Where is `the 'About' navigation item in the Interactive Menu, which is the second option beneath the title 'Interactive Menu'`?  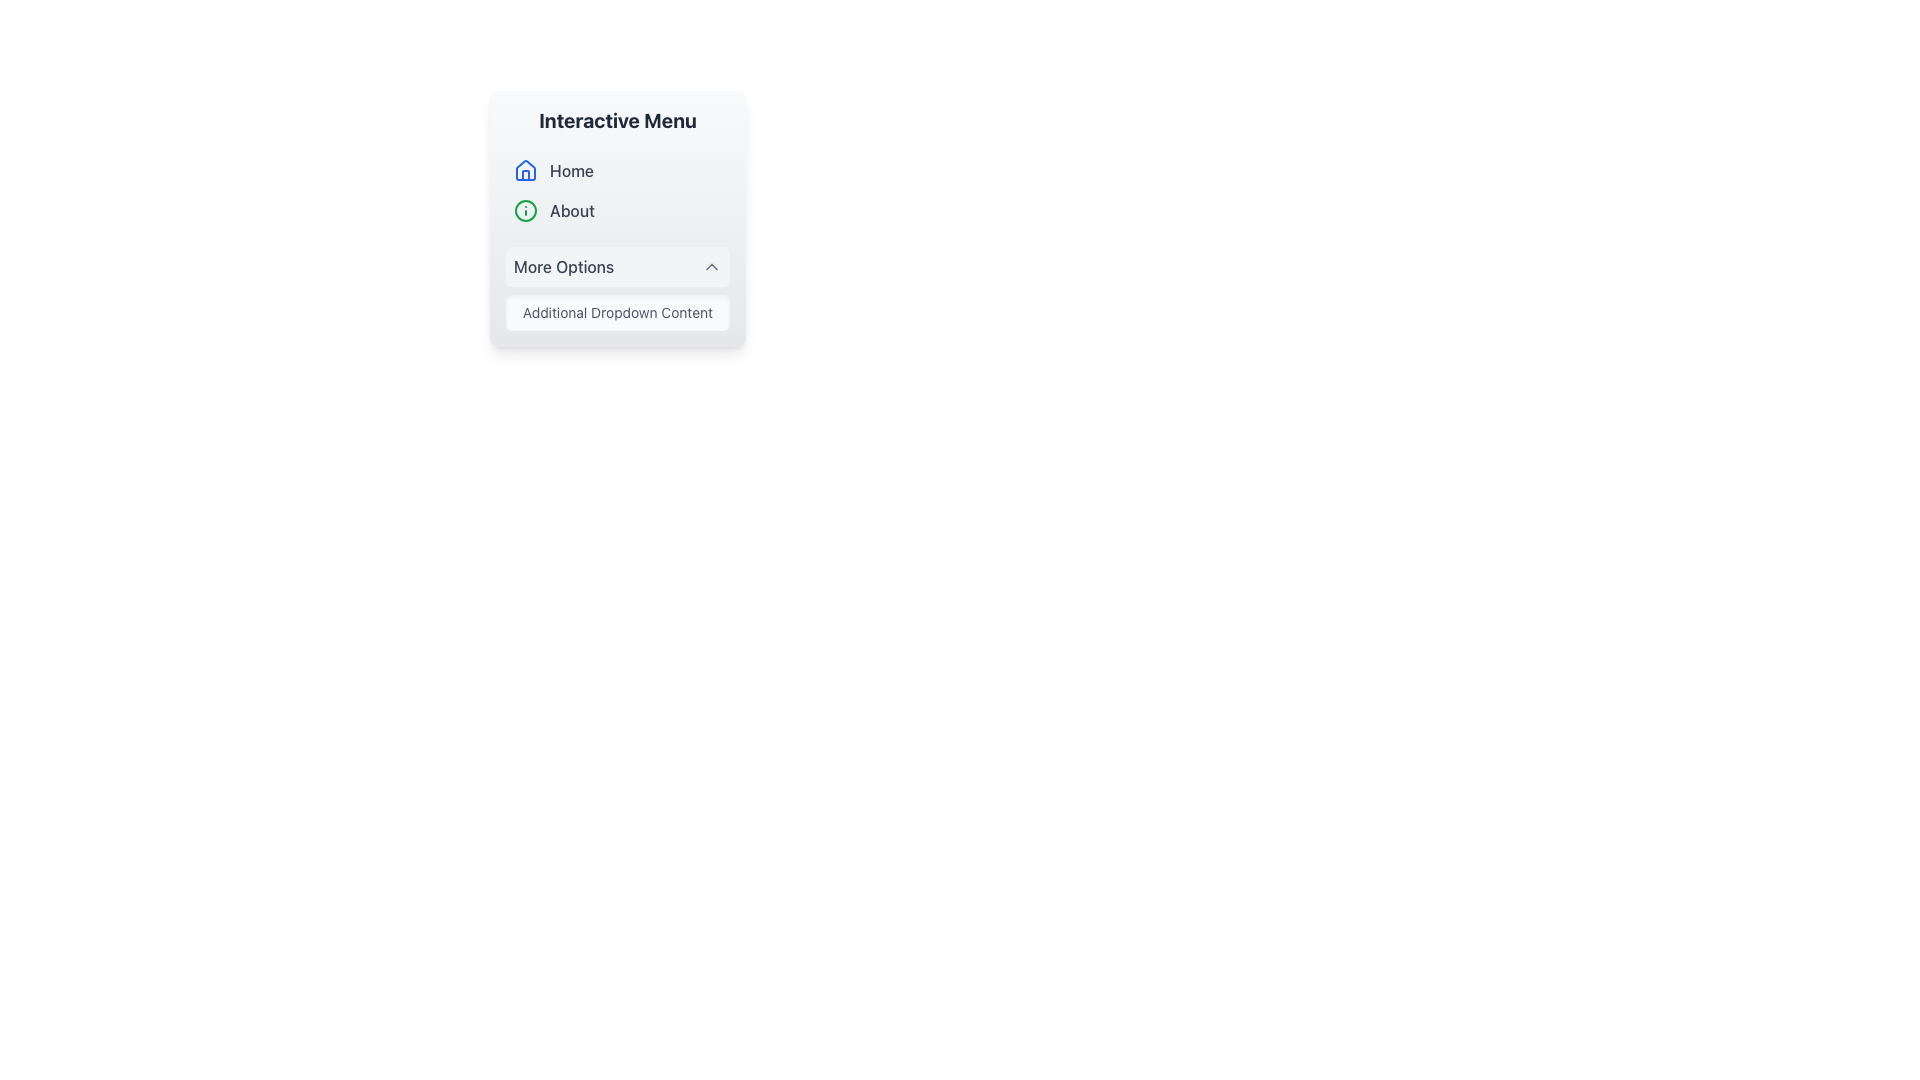
the 'About' navigation item in the Interactive Menu, which is the second option beneath the title 'Interactive Menu' is located at coordinates (617, 219).